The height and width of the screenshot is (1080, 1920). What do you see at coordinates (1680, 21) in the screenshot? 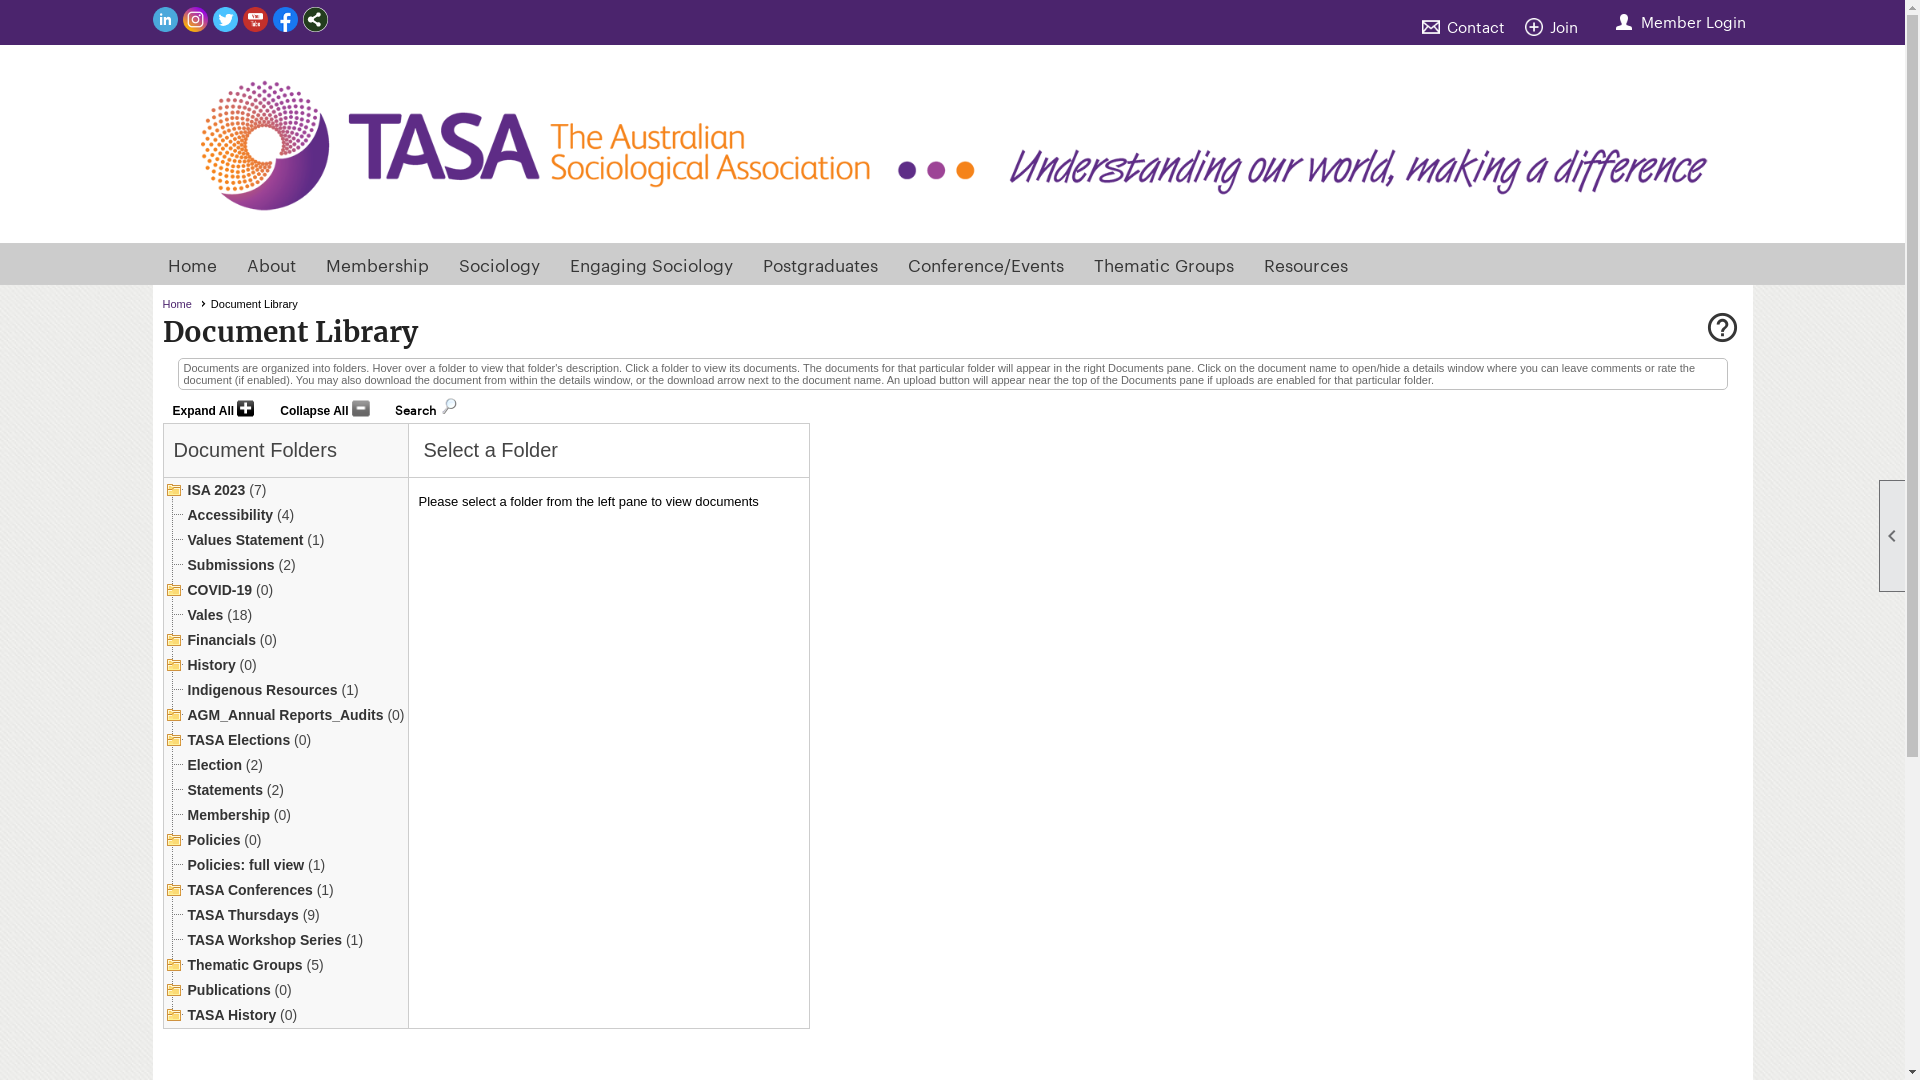
I see `'Member Login'` at bounding box center [1680, 21].